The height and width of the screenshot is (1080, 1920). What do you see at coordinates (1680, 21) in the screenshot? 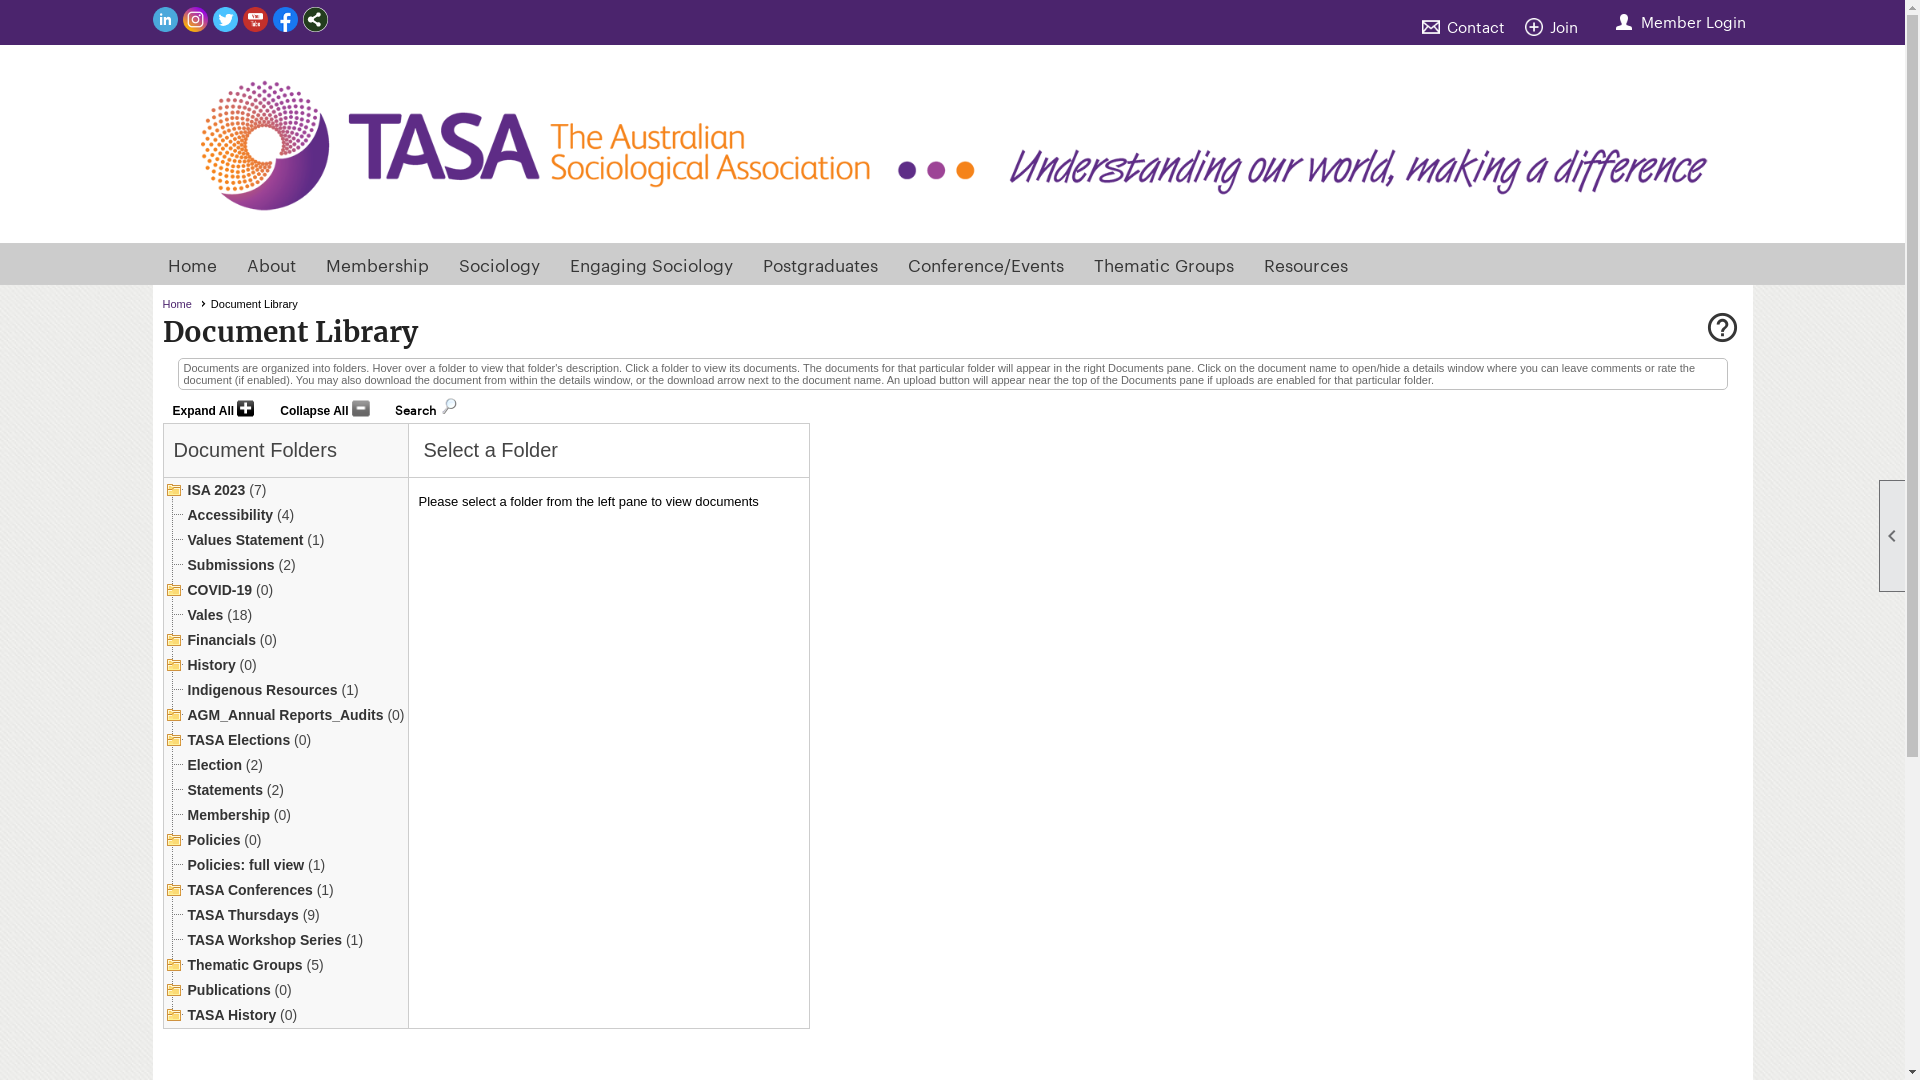
I see `'Member Login'` at bounding box center [1680, 21].